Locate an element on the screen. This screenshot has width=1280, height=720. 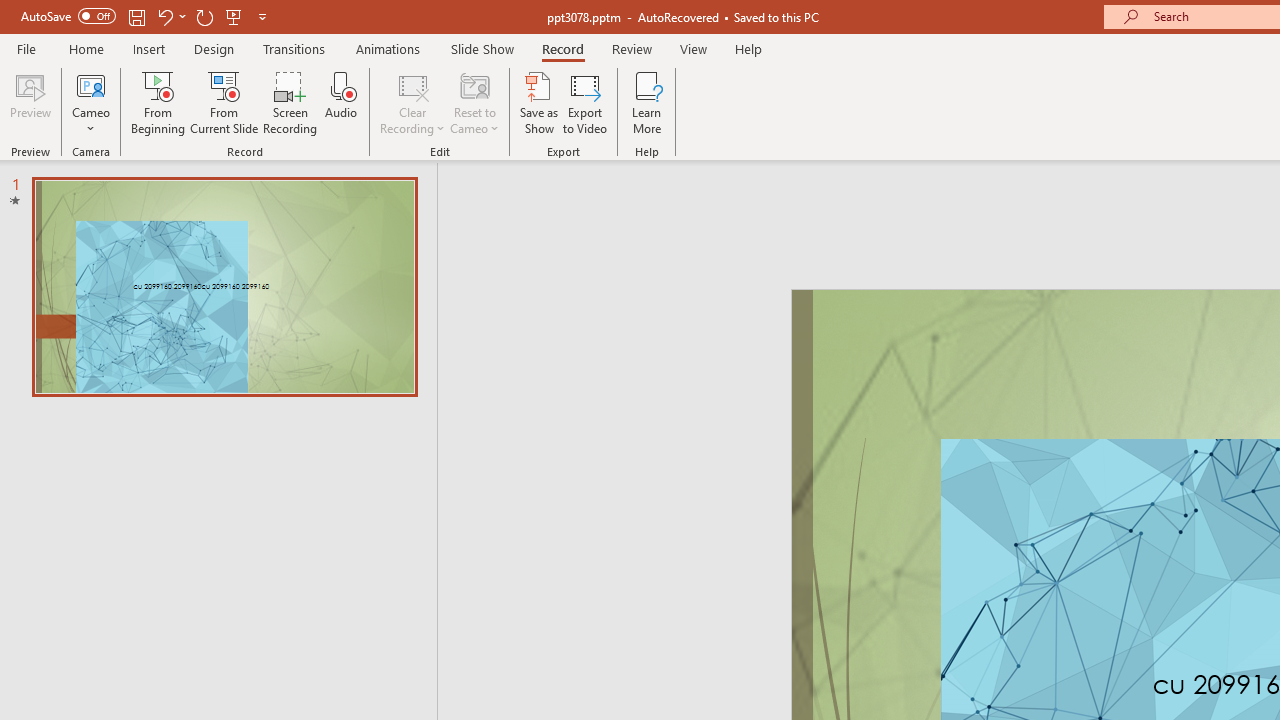
'Quick Access Toolbar' is located at coordinates (144, 16).